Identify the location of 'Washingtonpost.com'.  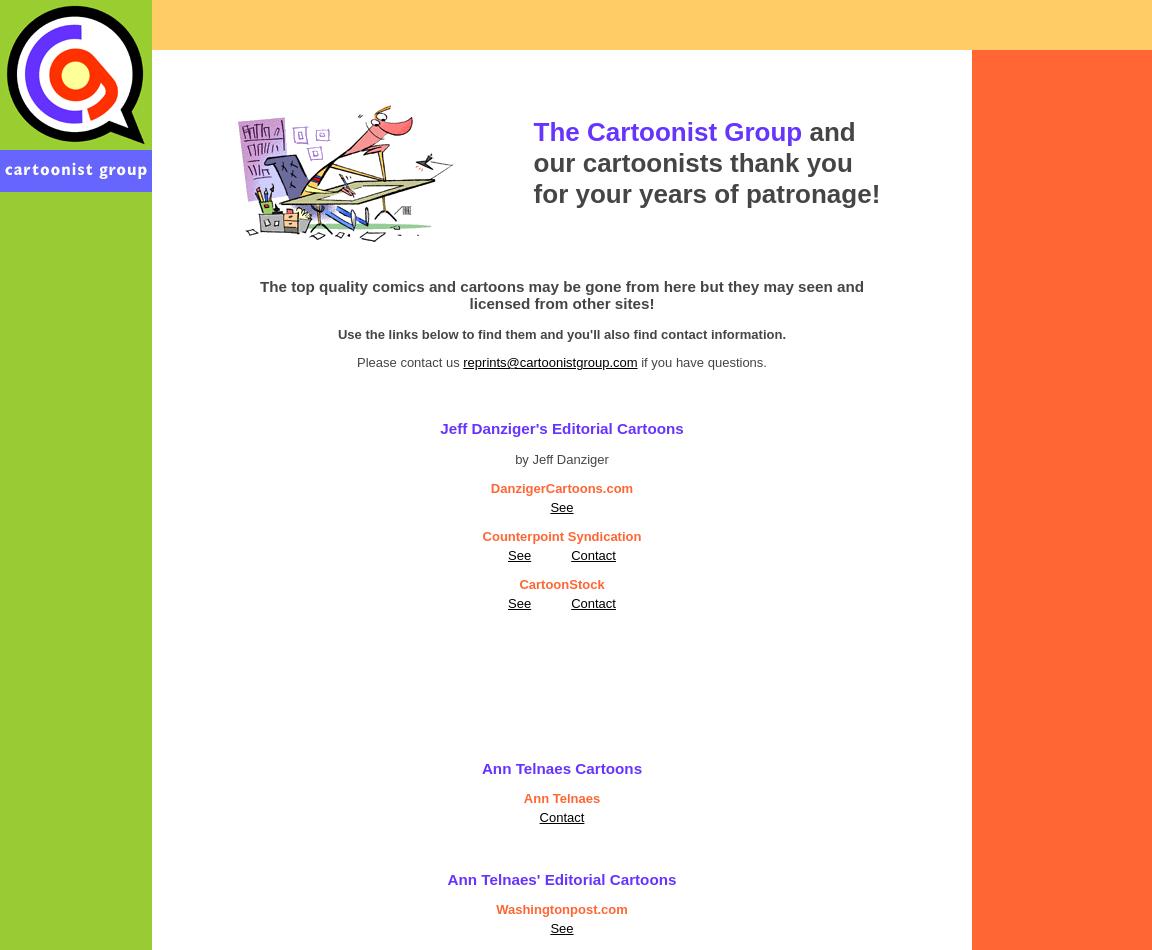
(496, 908).